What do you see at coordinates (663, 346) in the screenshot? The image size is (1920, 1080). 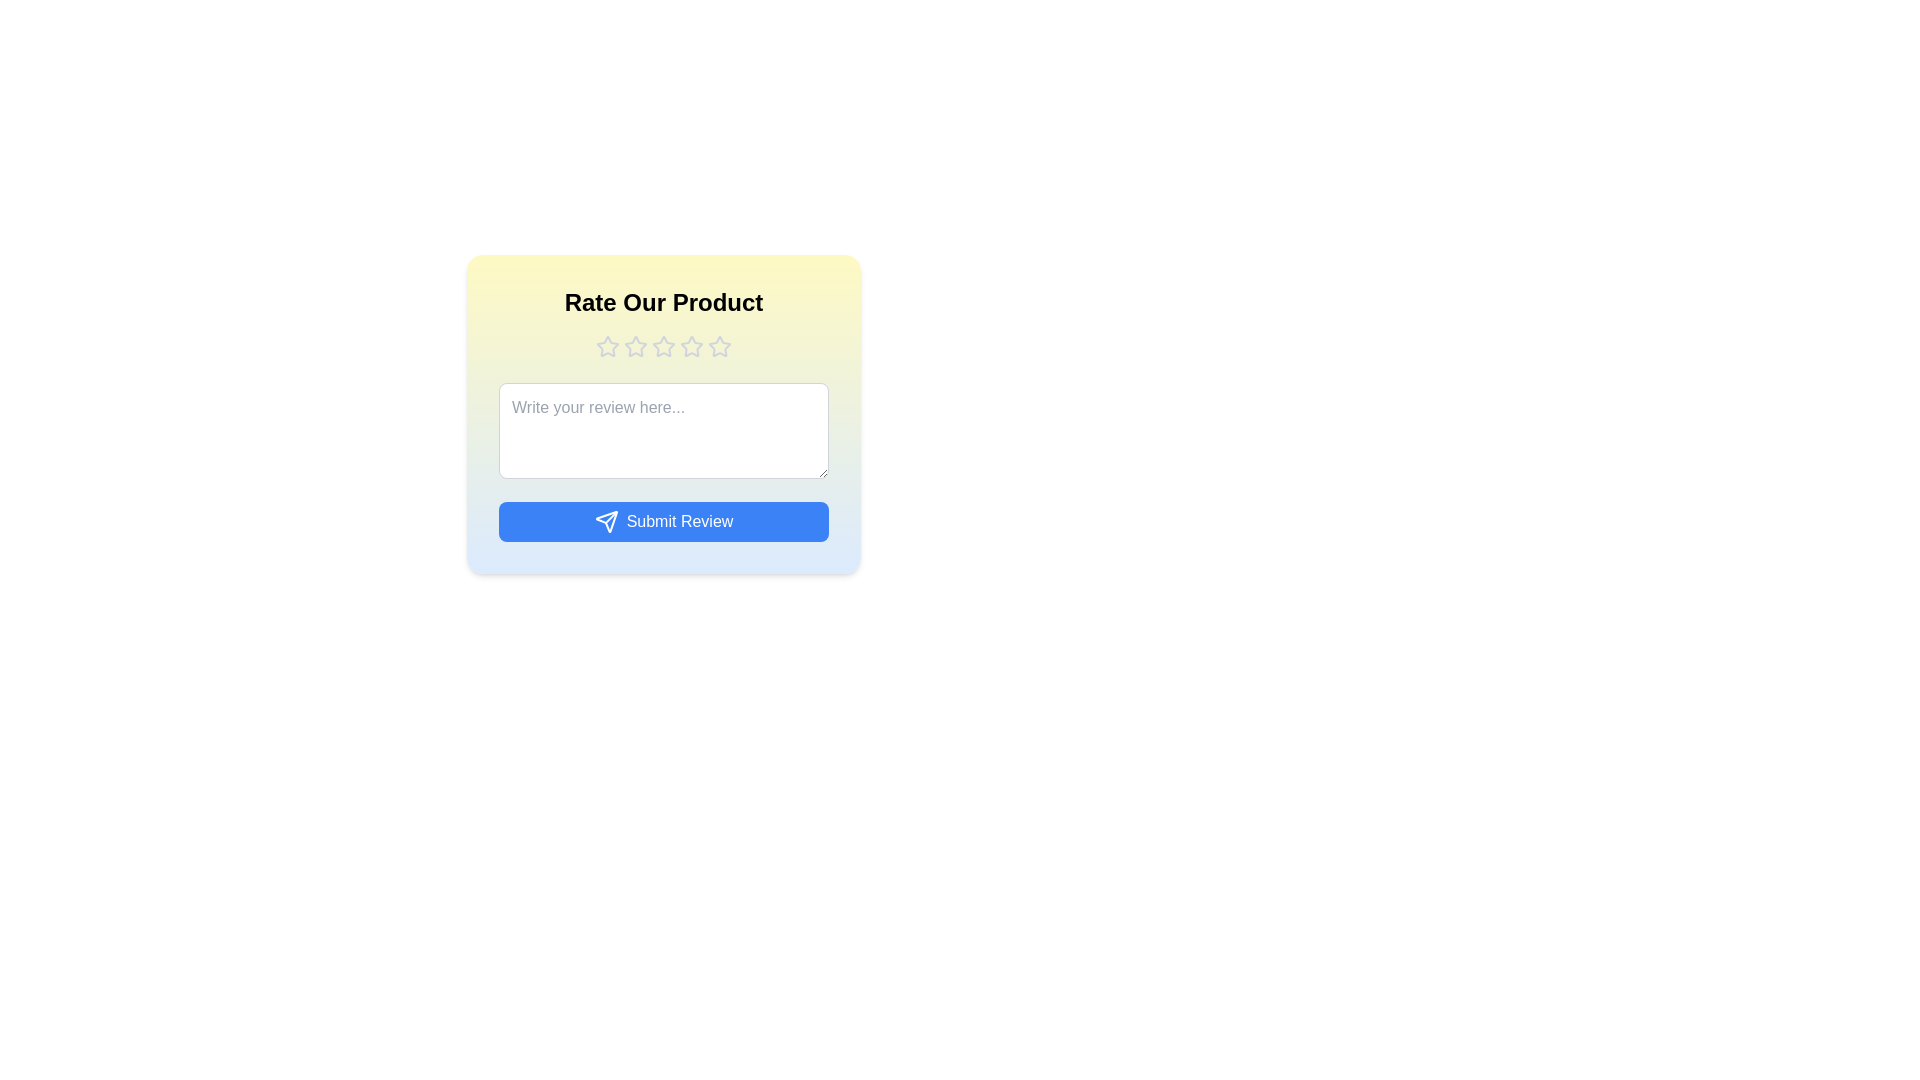 I see `the product rating to 3 stars by clicking on the corresponding star` at bounding box center [663, 346].